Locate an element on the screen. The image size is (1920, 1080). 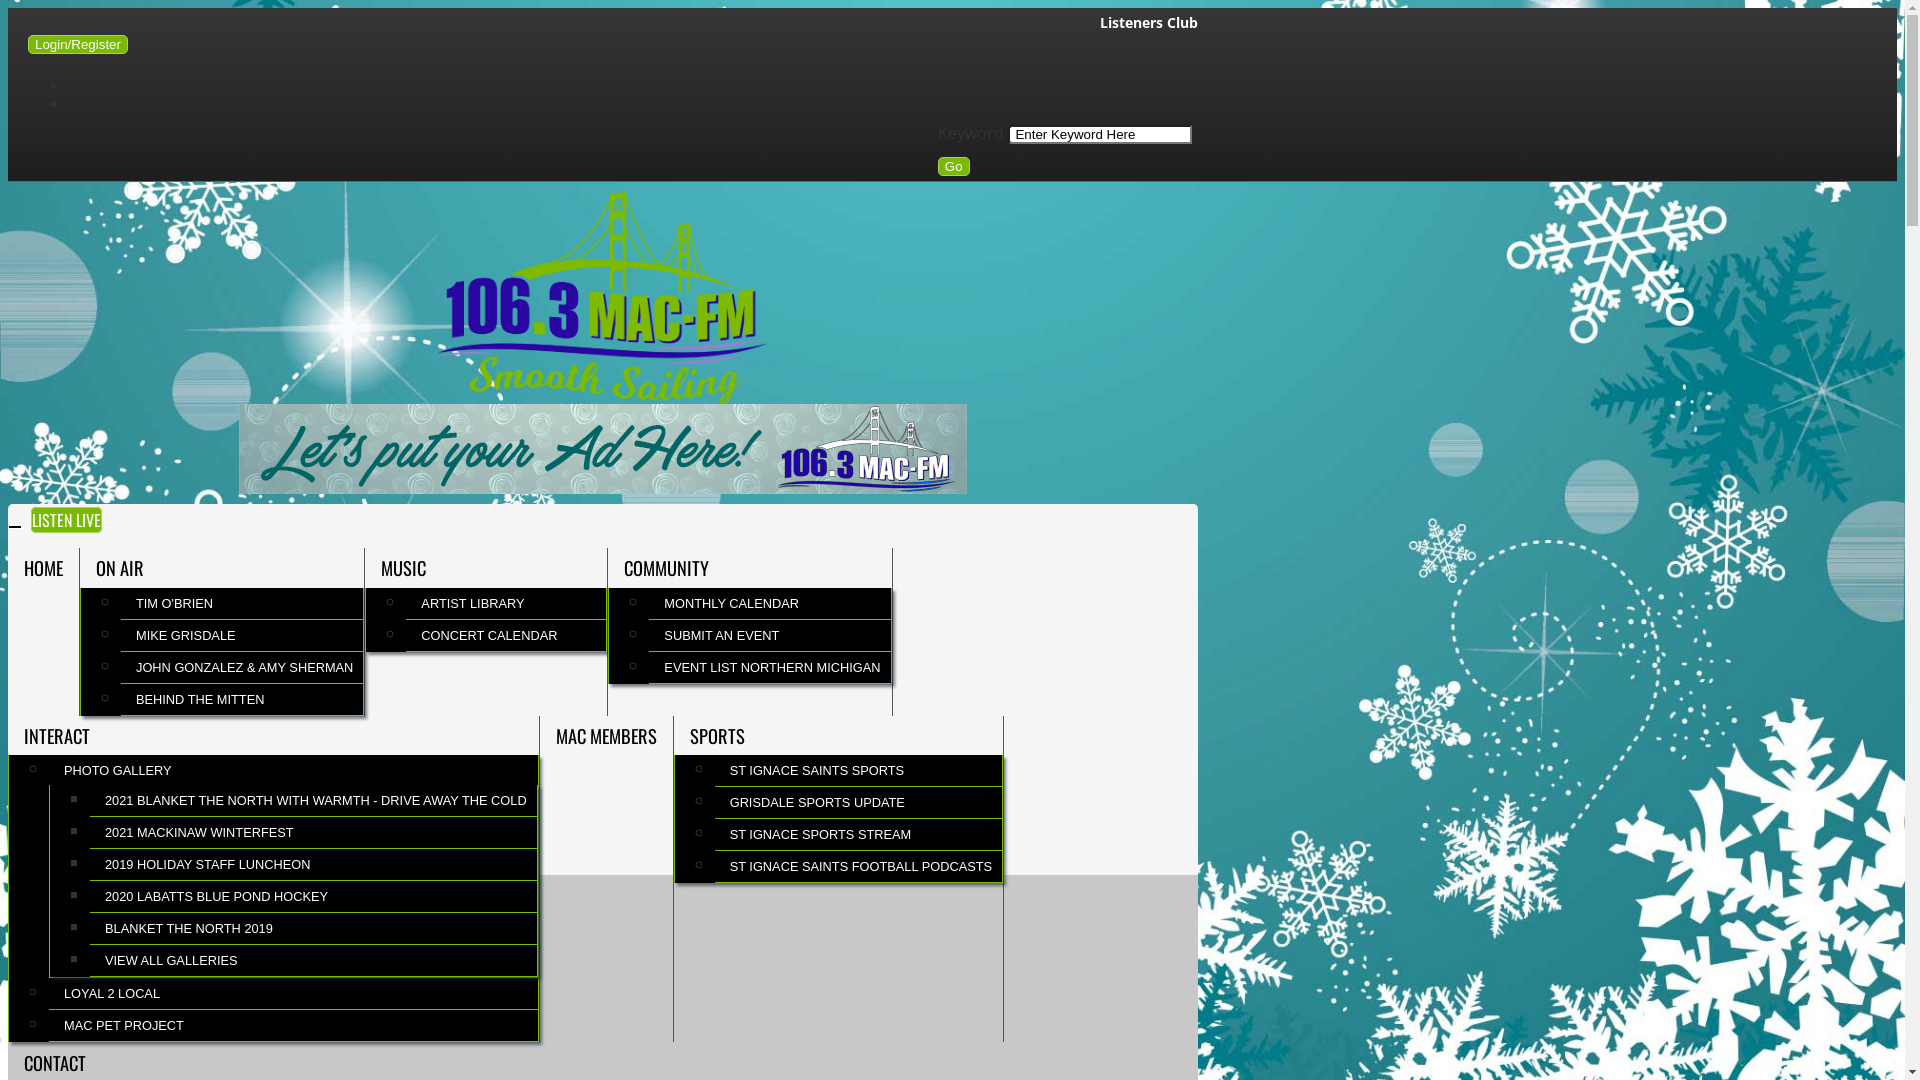
'SUBMIT AN EVENT' is located at coordinates (768, 635).